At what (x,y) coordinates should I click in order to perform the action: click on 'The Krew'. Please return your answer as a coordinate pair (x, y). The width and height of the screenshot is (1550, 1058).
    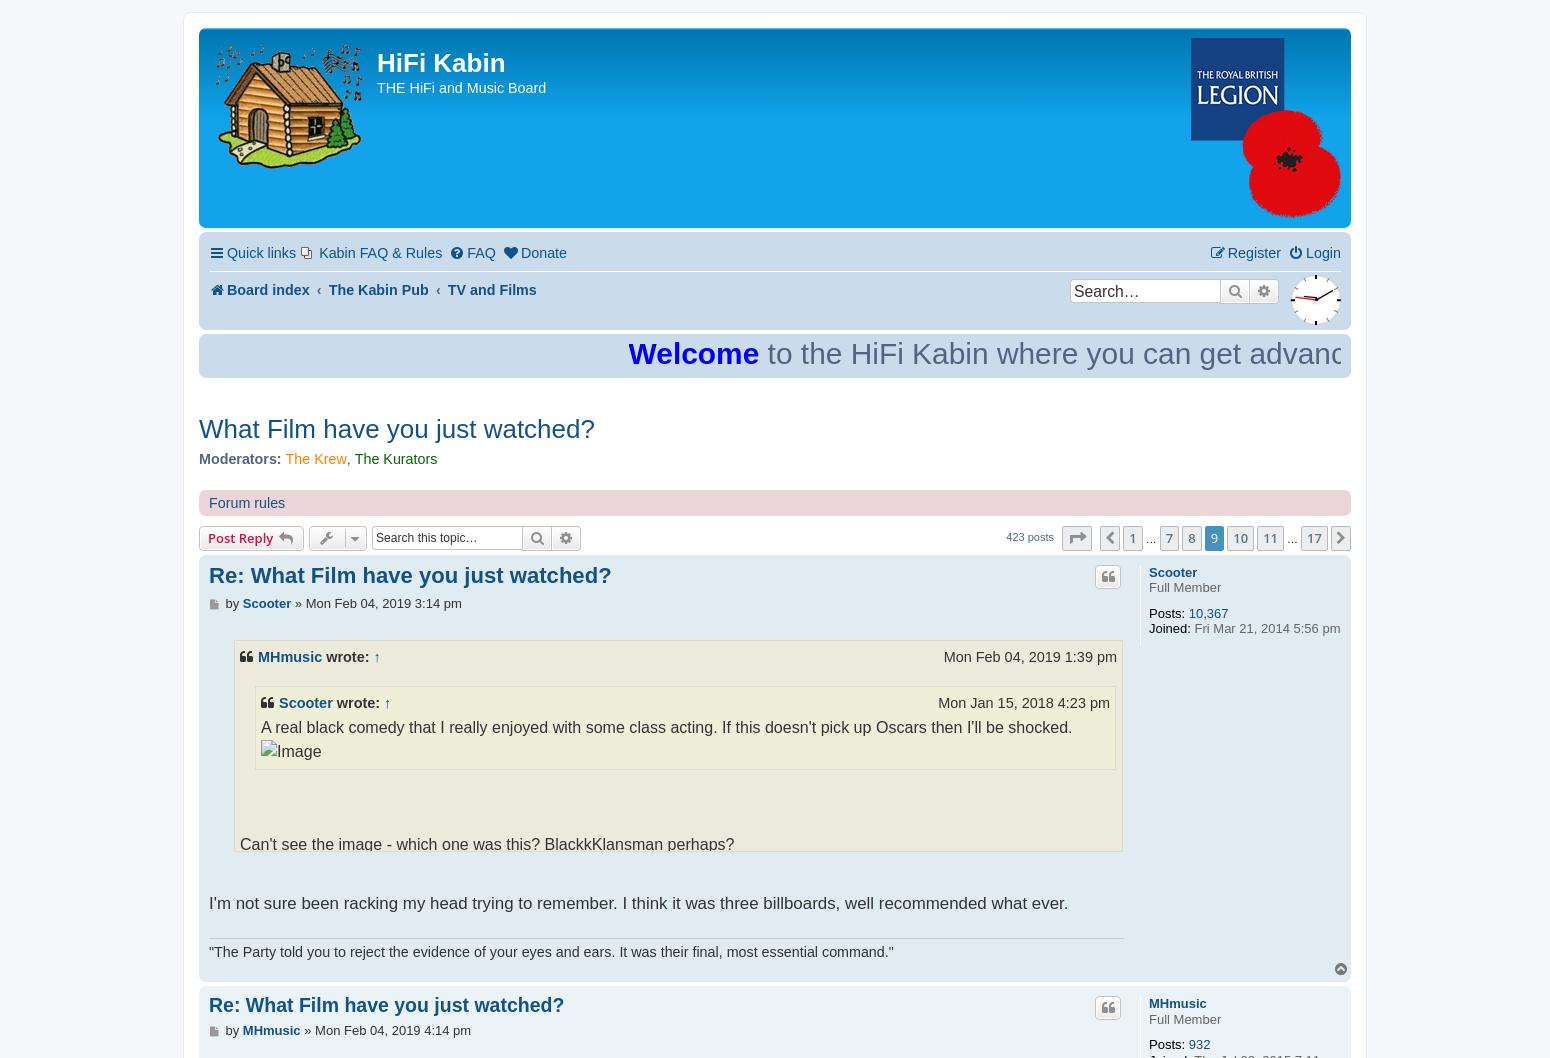
    Looking at the image, I should click on (314, 457).